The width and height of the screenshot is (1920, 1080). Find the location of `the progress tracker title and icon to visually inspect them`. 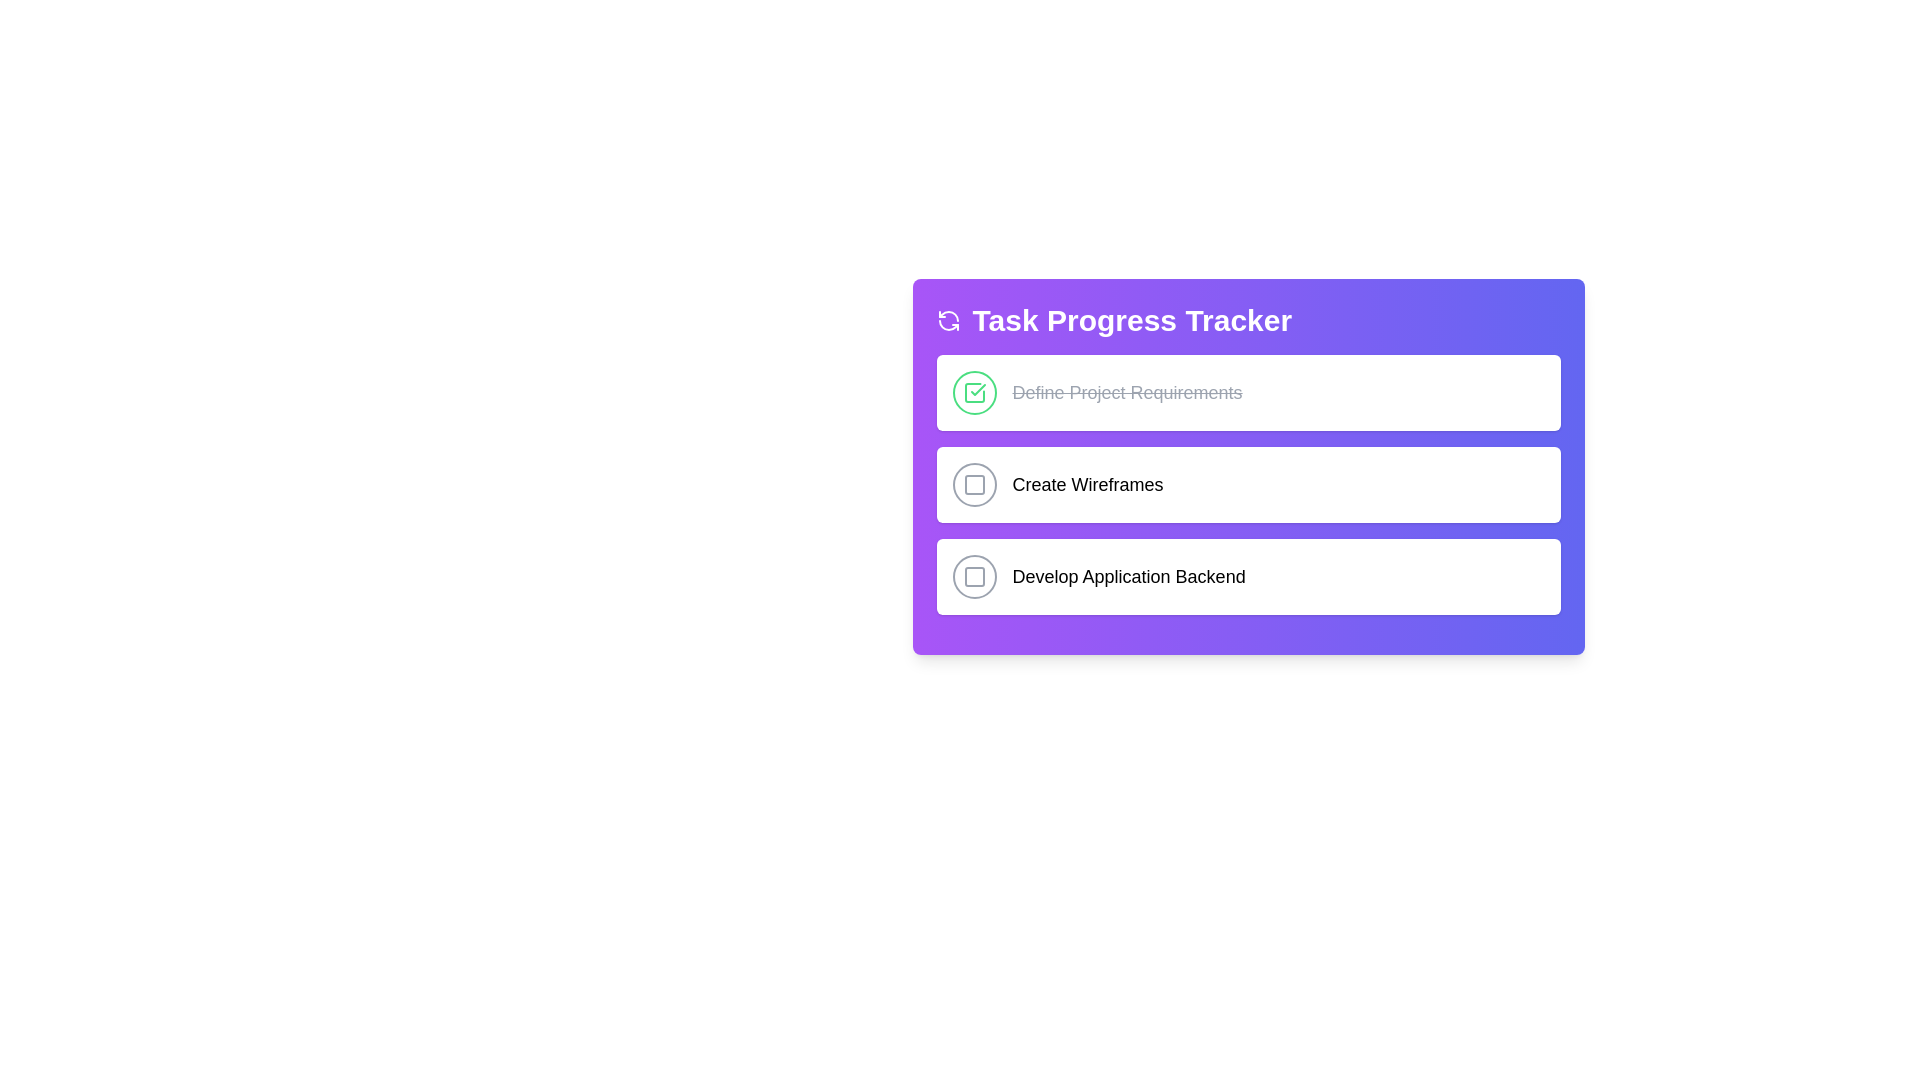

the progress tracker title and icon to visually inspect them is located at coordinates (1247, 319).